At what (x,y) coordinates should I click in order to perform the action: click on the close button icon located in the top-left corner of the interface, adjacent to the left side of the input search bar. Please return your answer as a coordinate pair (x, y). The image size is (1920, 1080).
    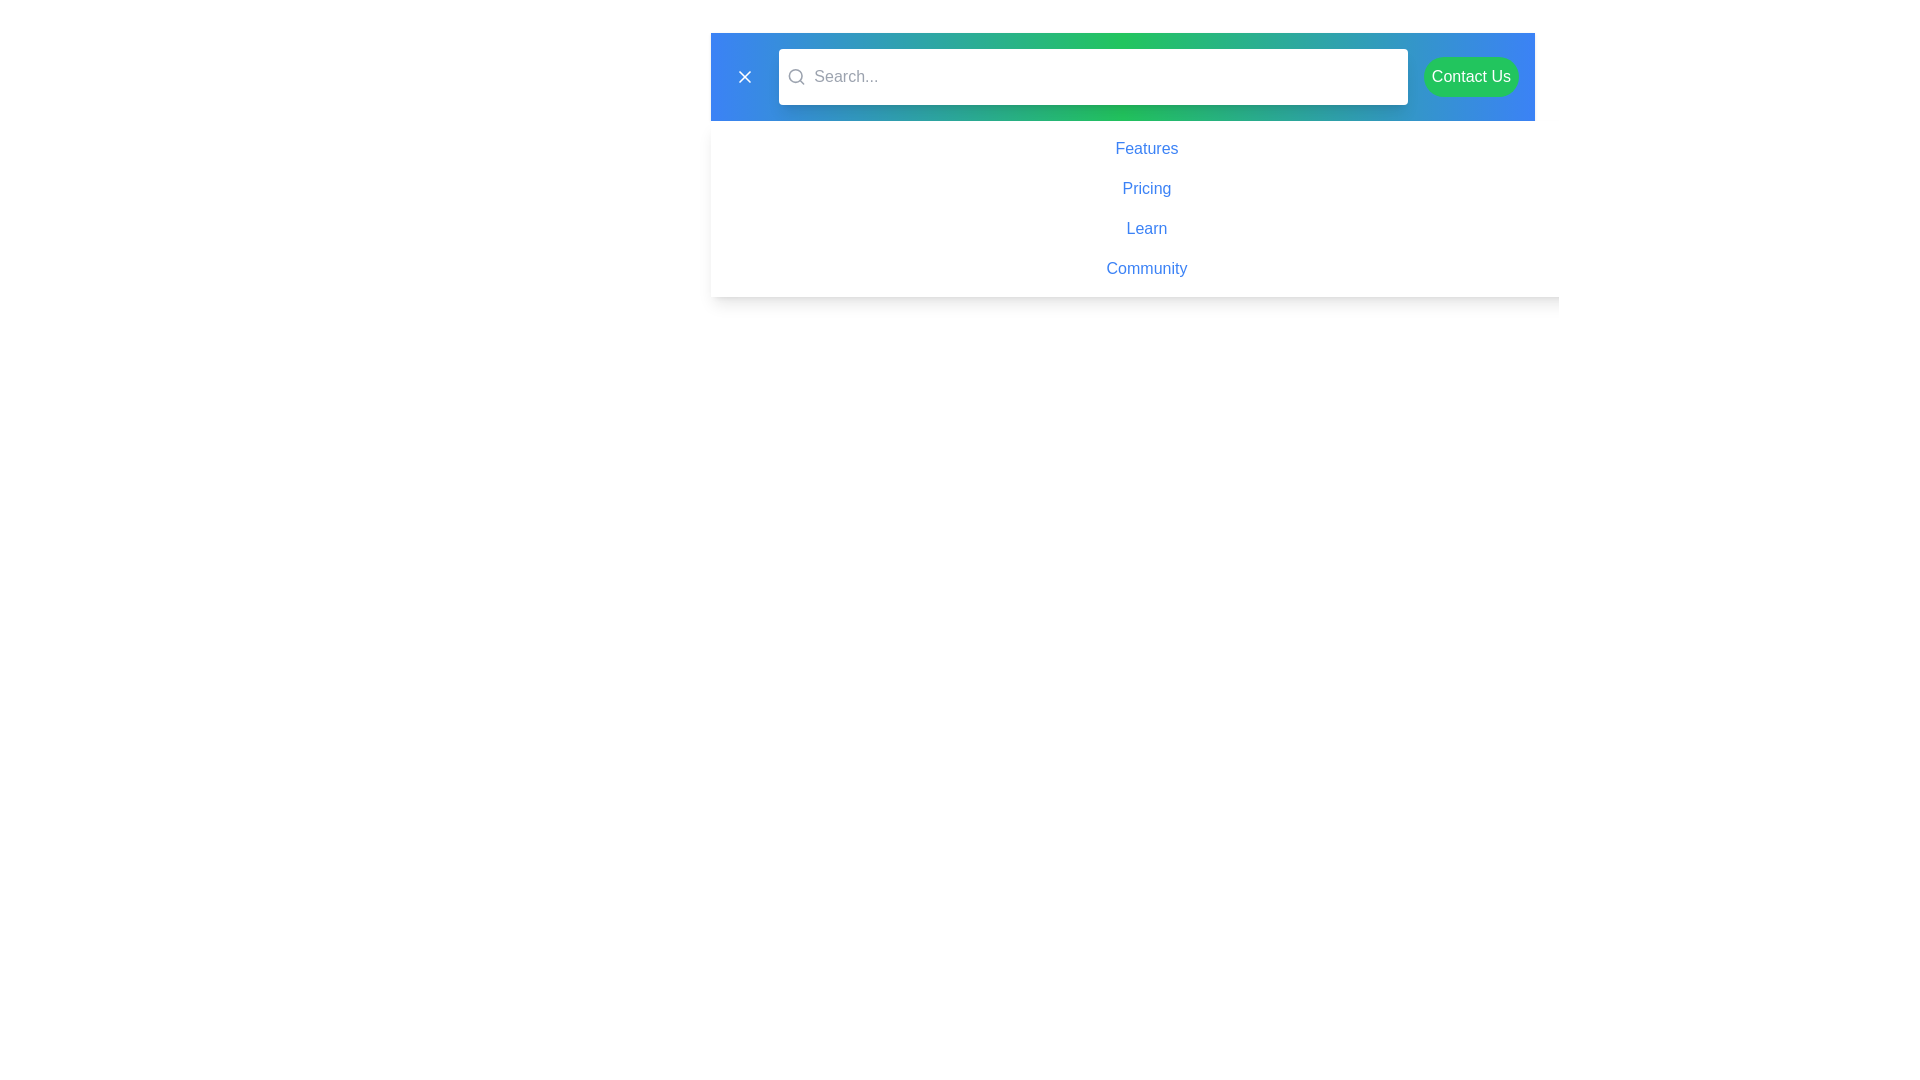
    Looking at the image, I should click on (743, 76).